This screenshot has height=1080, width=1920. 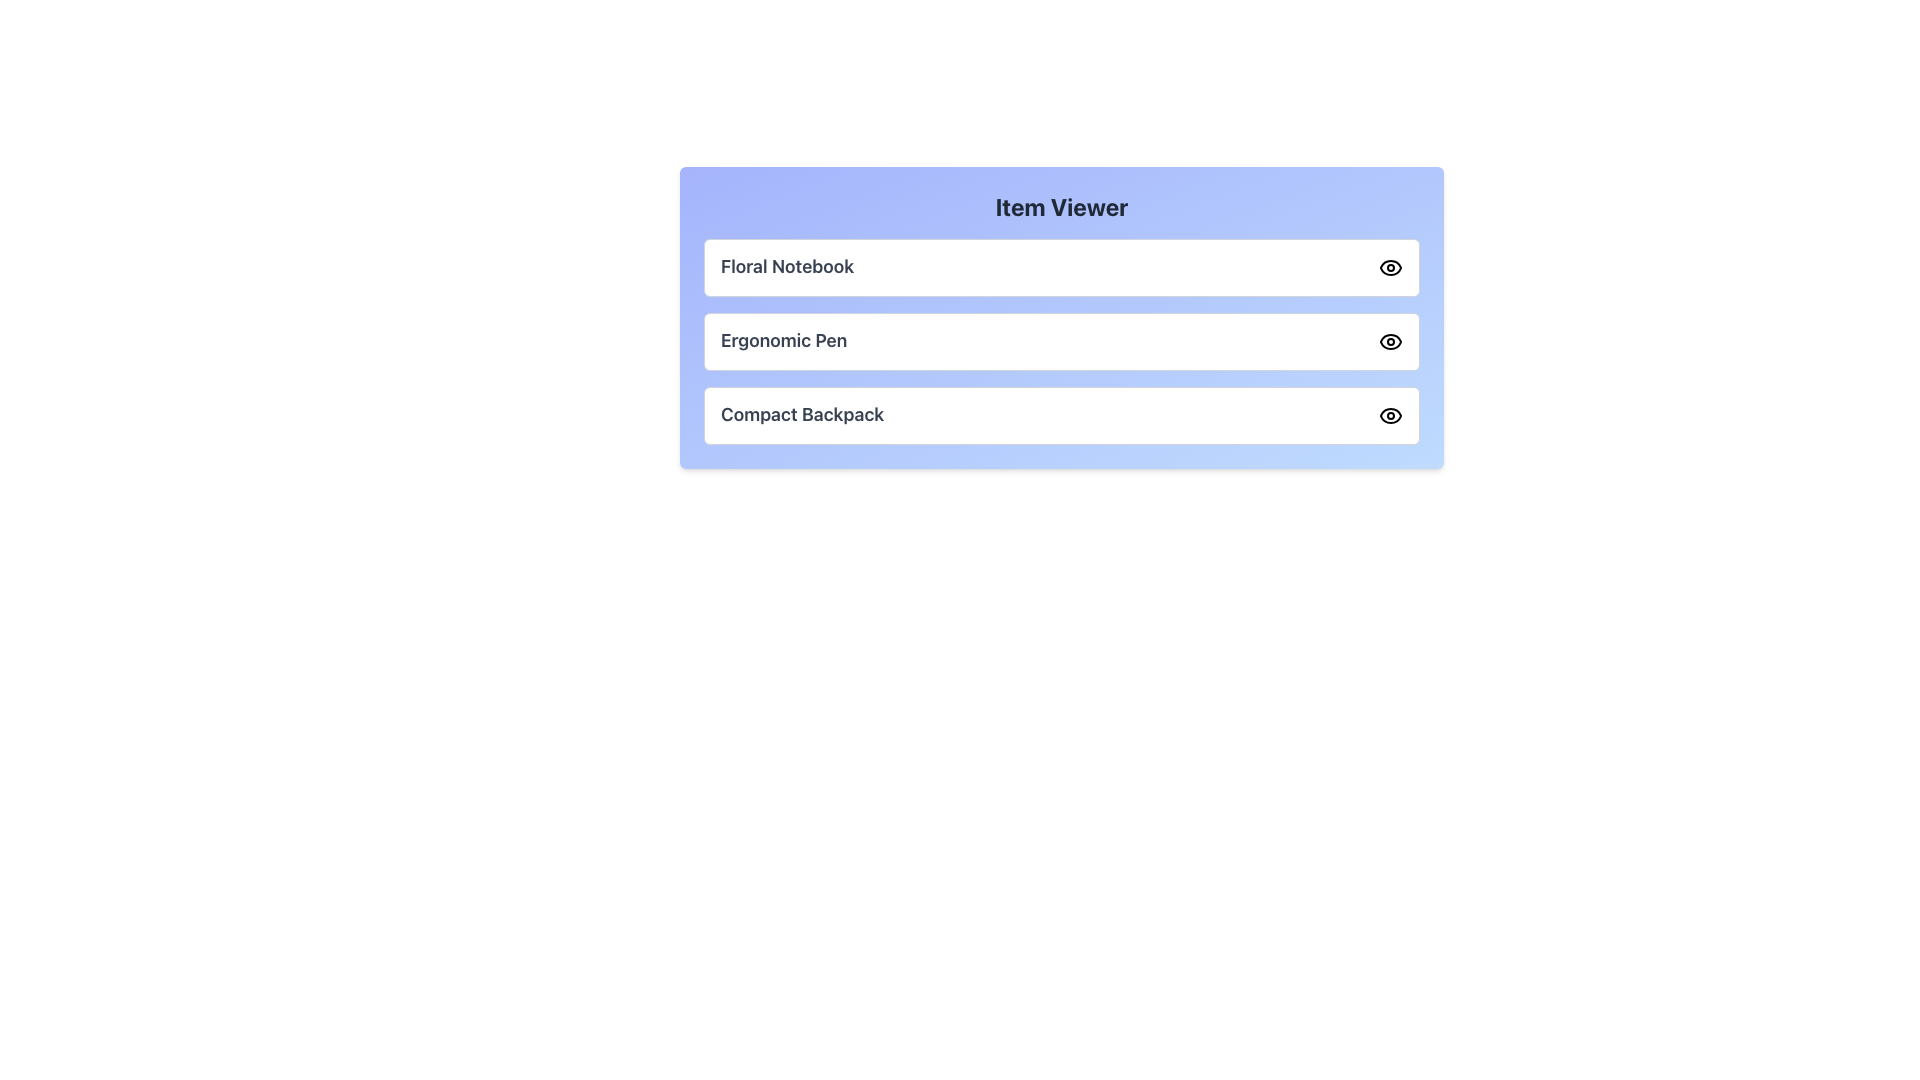 What do you see at coordinates (802, 415) in the screenshot?
I see `the static text label displaying 'Compact Backpack', which is located in the third row of the 'Item Viewer' section, above the 'eye' icon` at bounding box center [802, 415].